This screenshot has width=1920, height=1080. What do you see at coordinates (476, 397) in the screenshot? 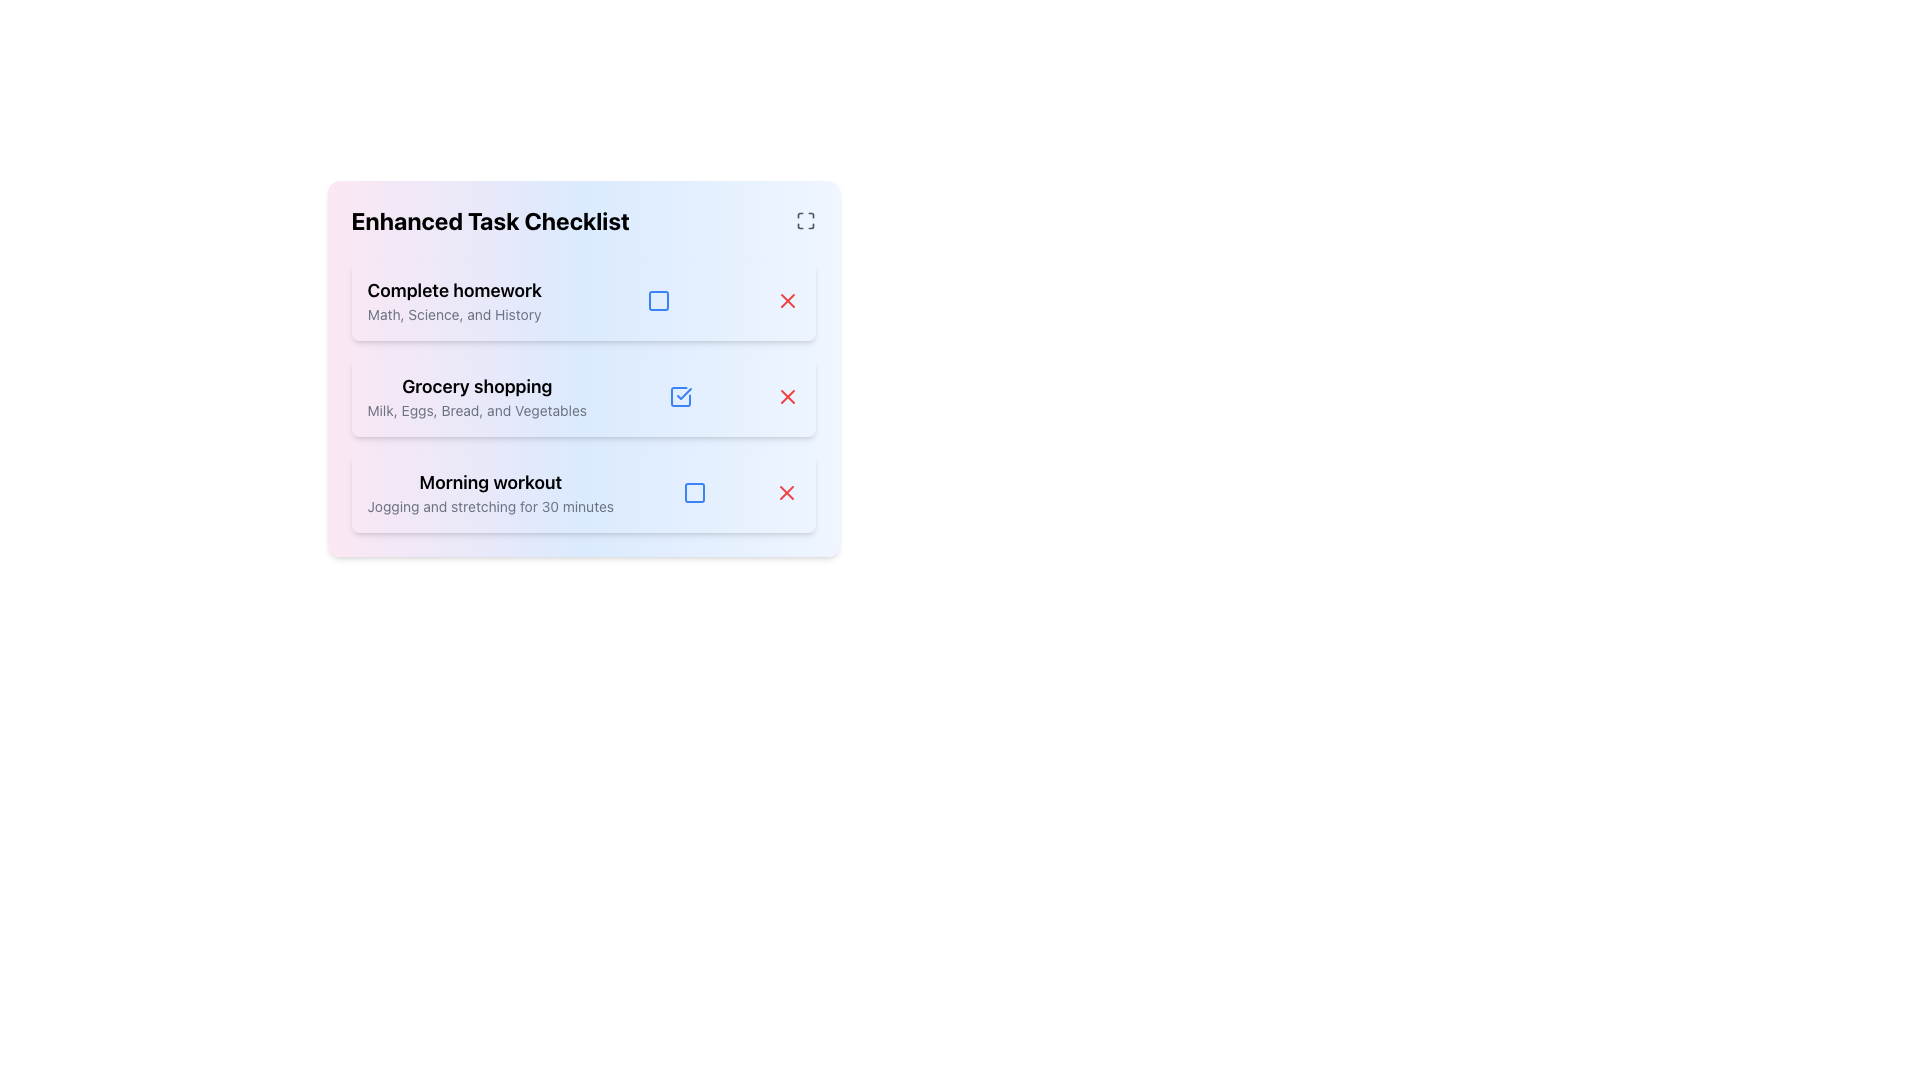
I see `the second task entry text display component, which summarizes its title and description` at bounding box center [476, 397].